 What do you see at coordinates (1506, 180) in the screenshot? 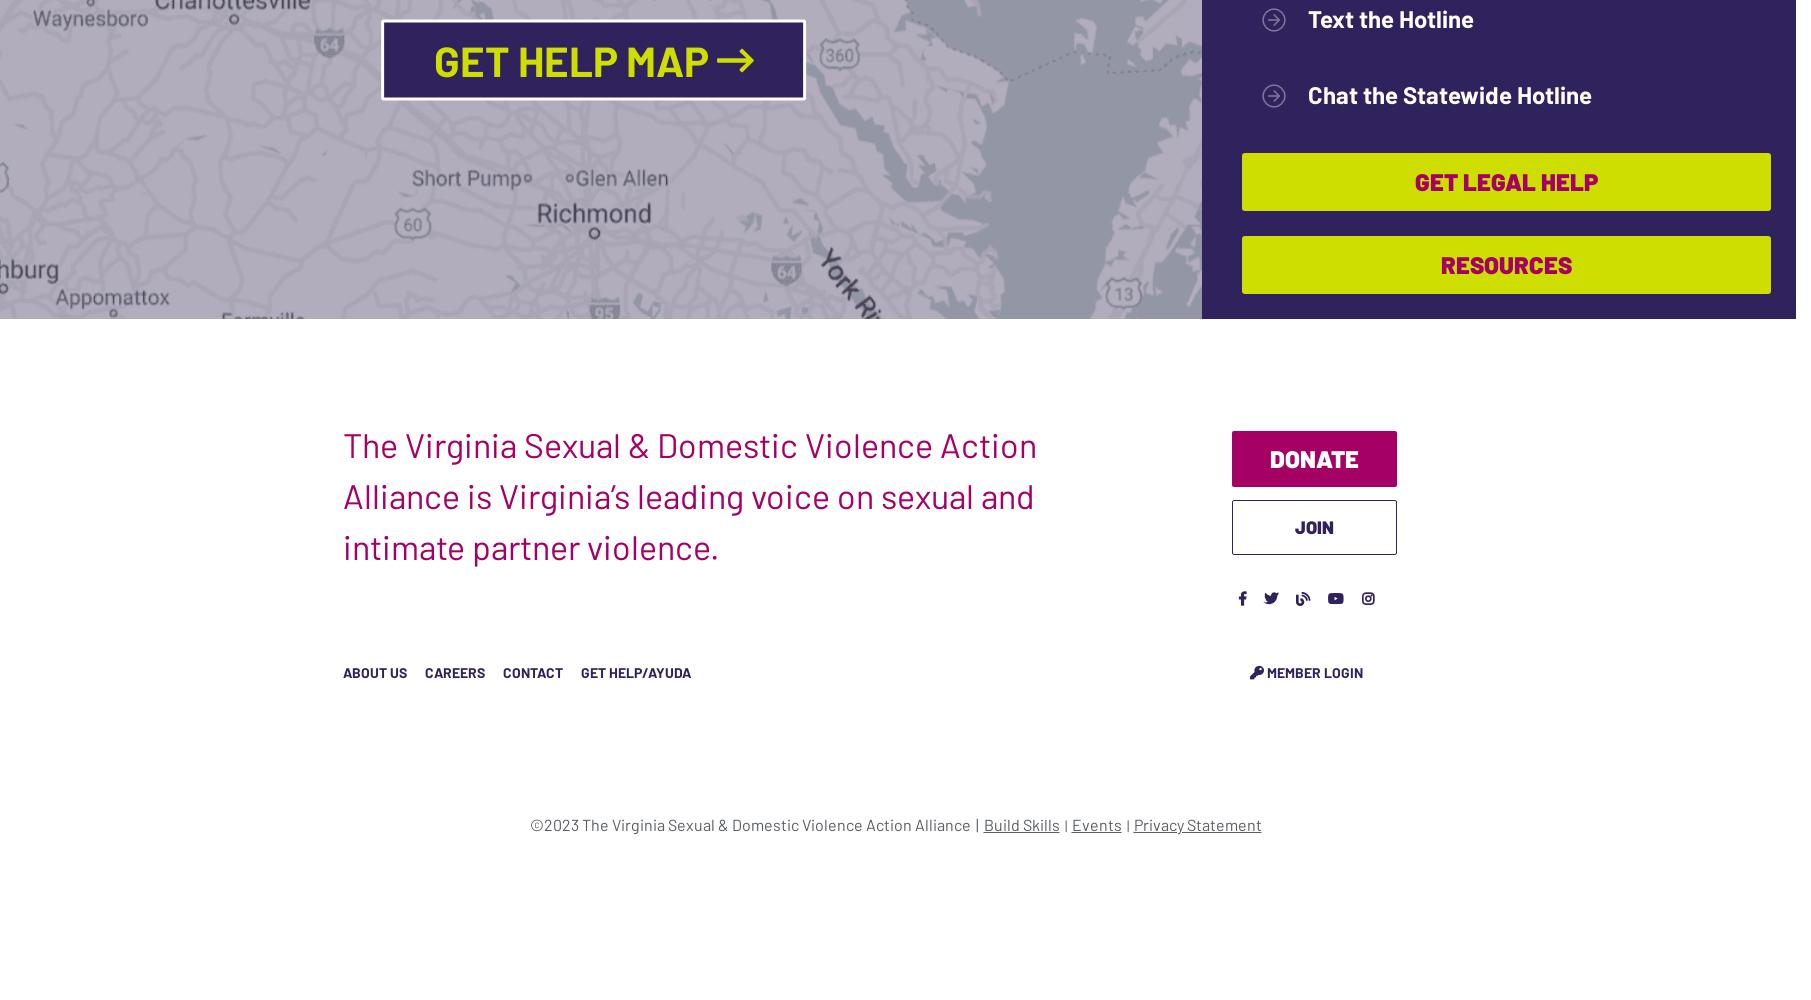
I see `'Get Legal Help'` at bounding box center [1506, 180].